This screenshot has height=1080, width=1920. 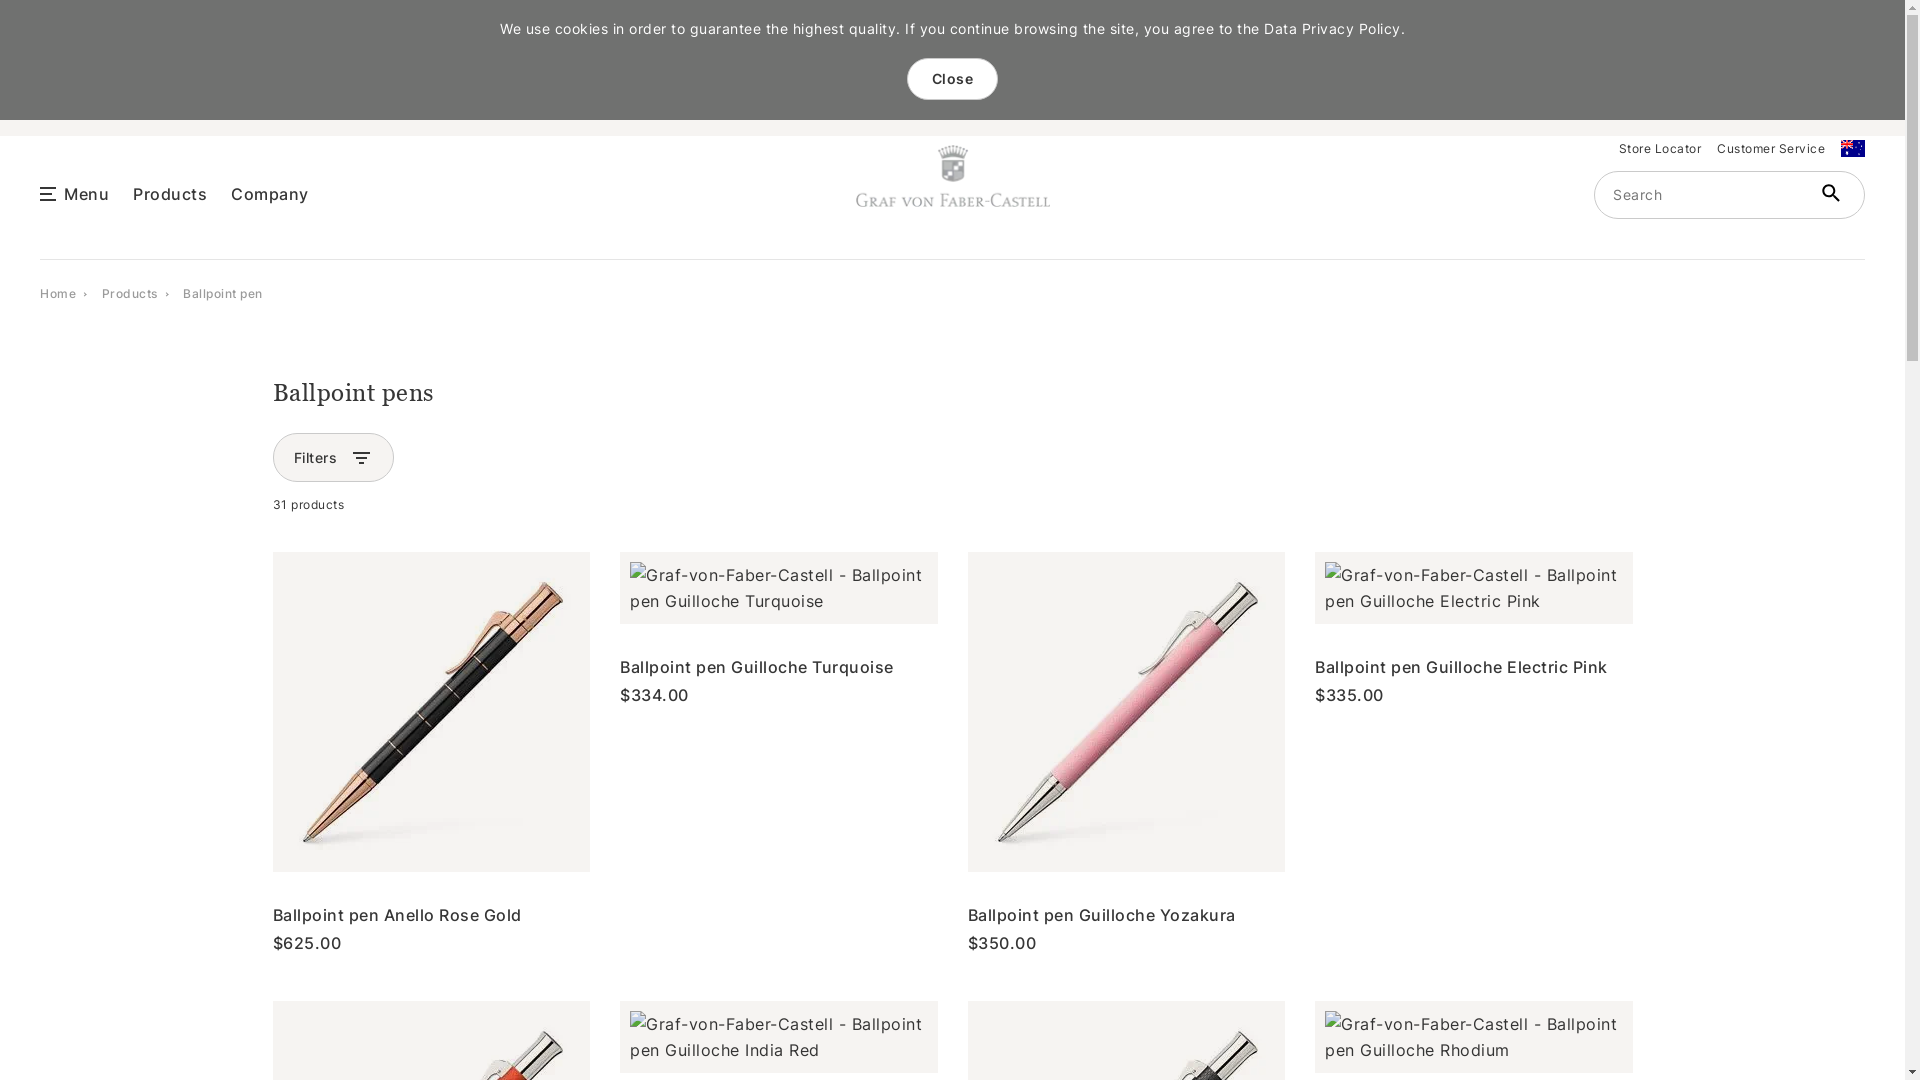 I want to click on 'Close', so click(x=952, y=77).